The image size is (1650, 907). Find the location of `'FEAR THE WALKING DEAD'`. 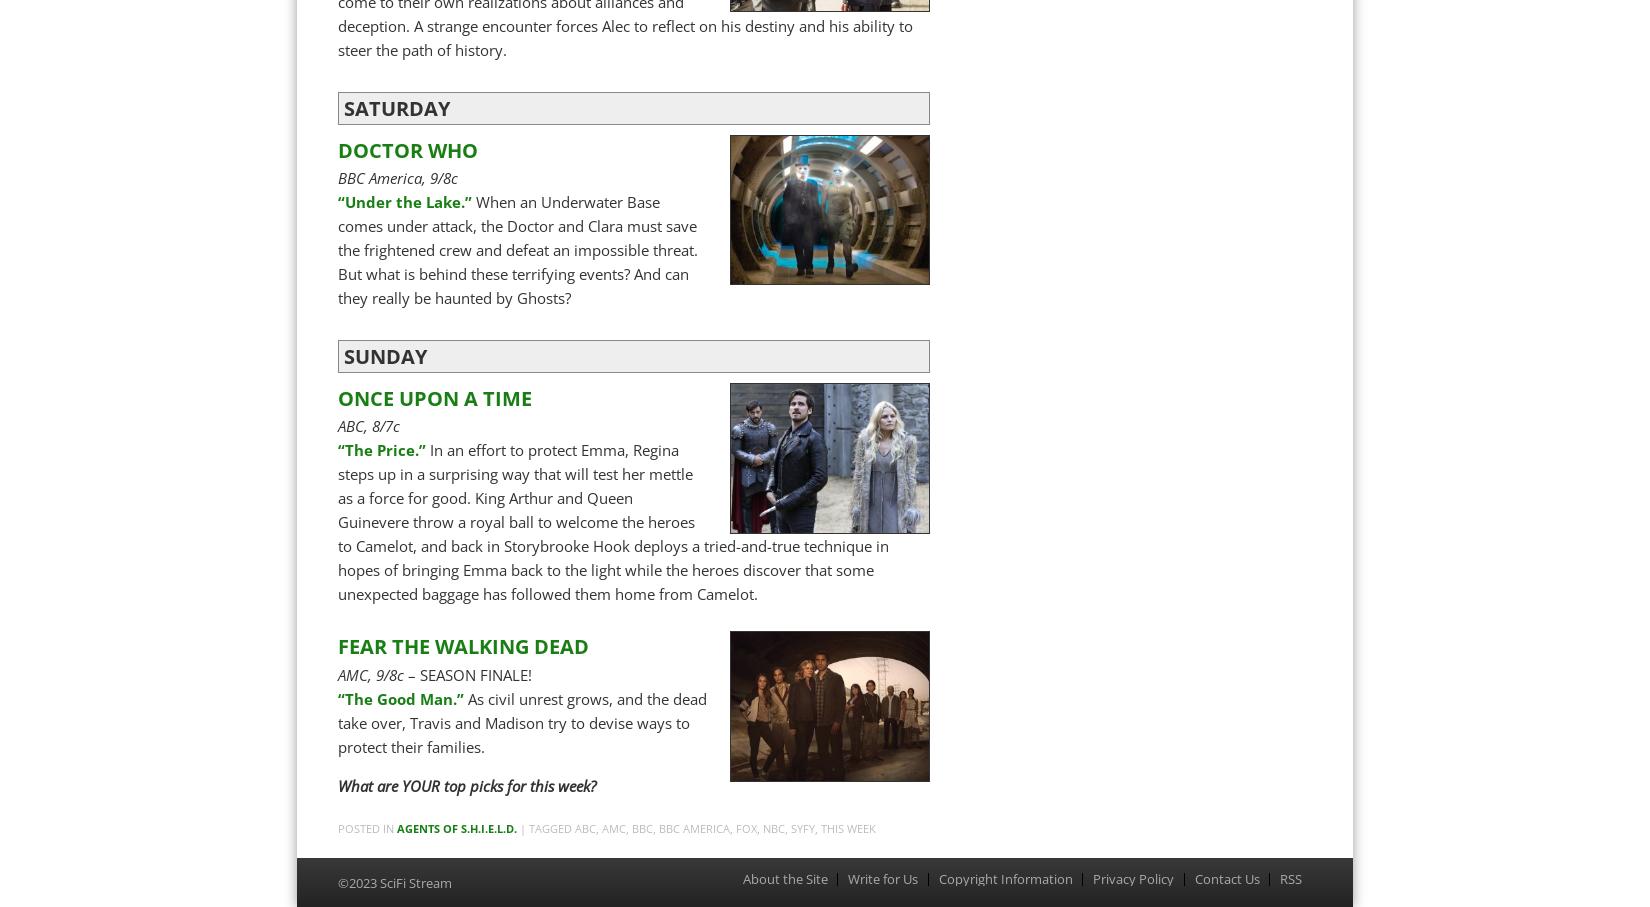

'FEAR THE WALKING DEAD' is located at coordinates (337, 646).